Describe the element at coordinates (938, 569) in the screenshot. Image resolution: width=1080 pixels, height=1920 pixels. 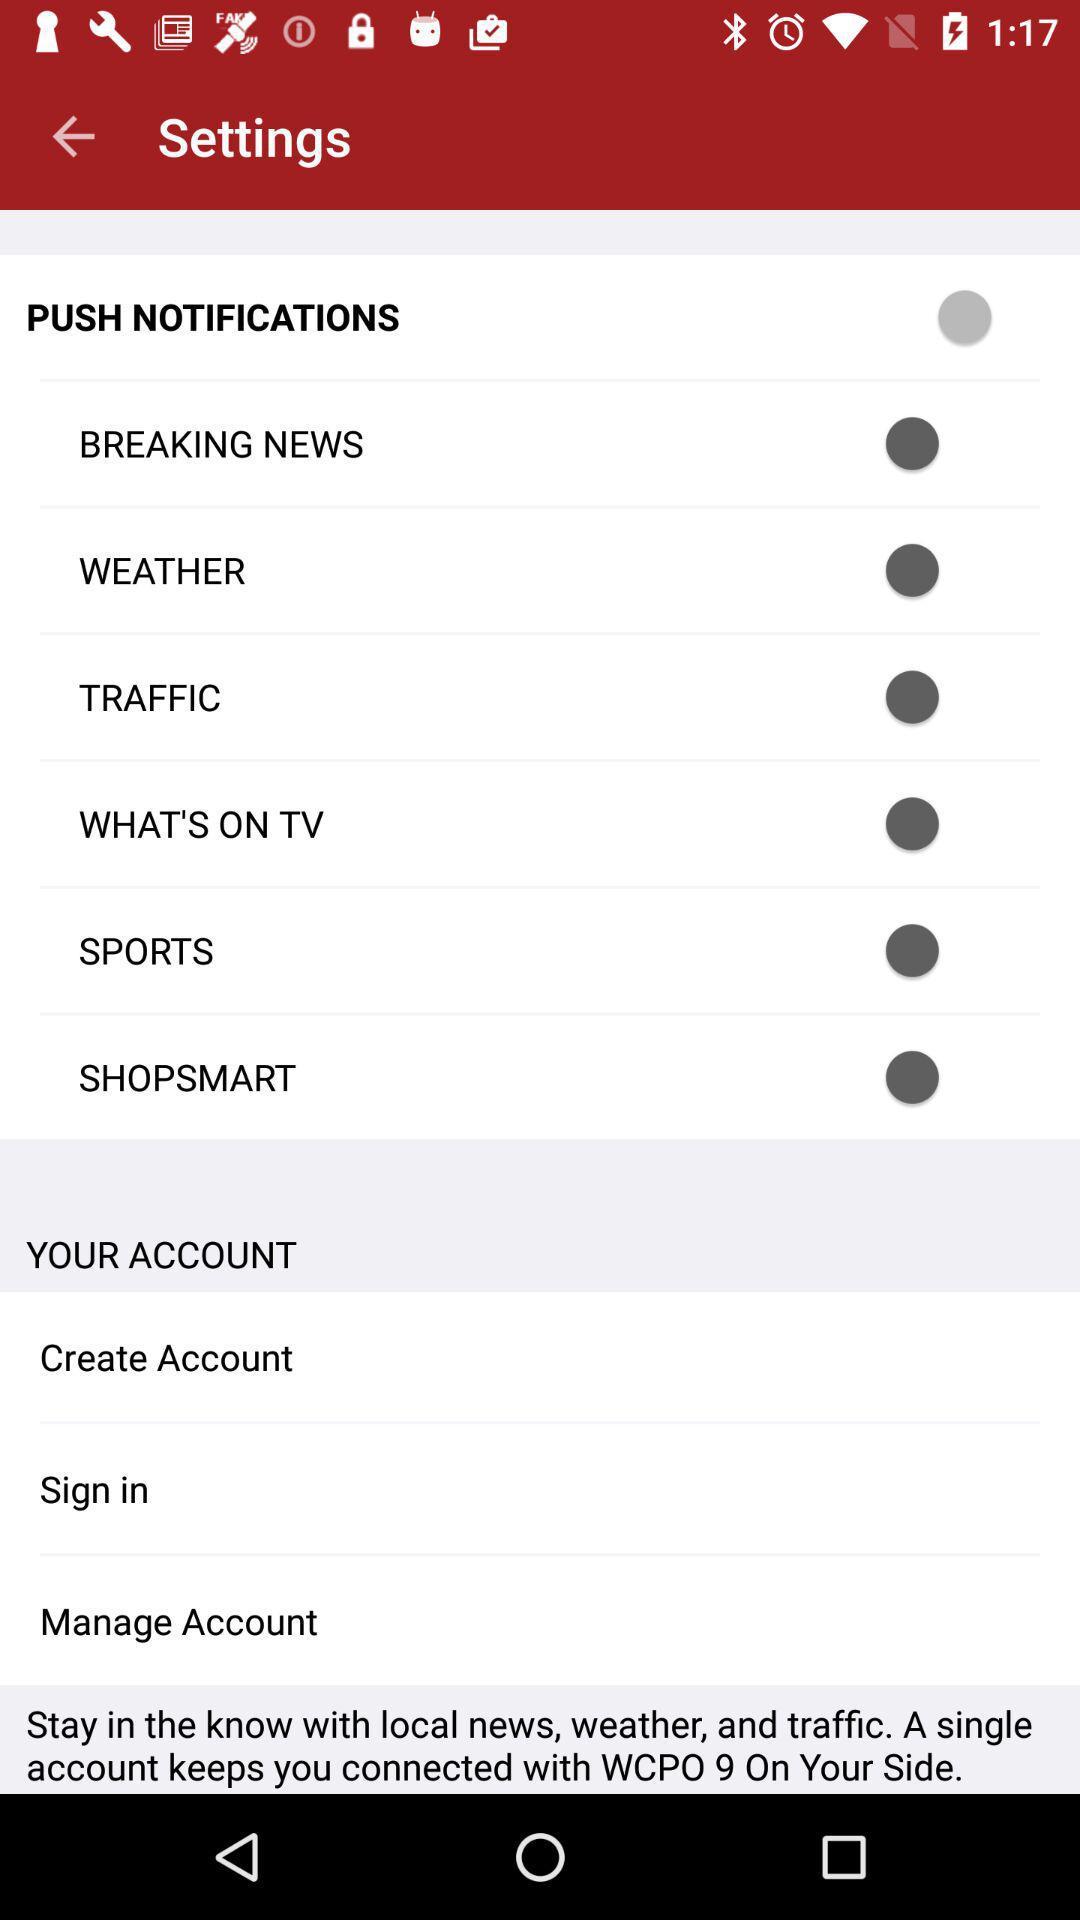
I see `notification option for weather` at that location.